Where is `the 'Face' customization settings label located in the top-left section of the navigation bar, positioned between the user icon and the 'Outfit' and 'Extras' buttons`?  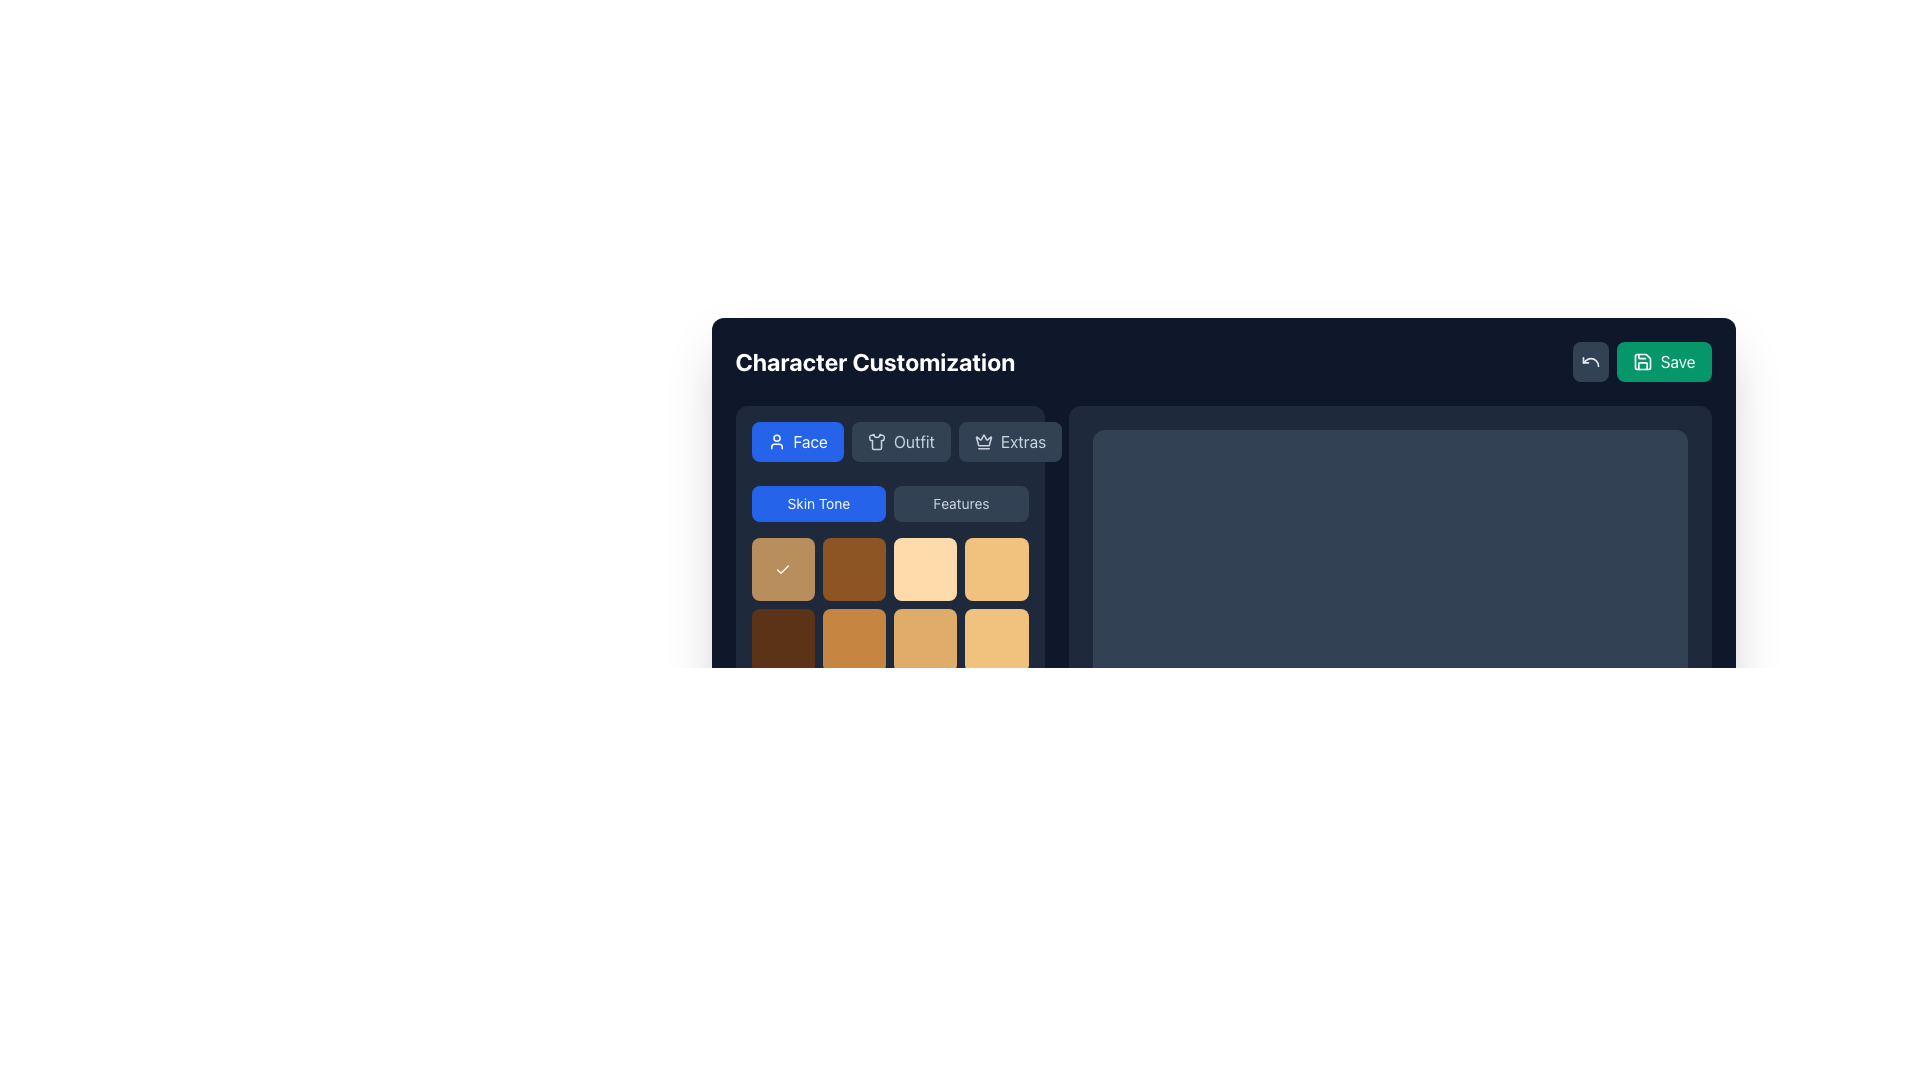 the 'Face' customization settings label located in the top-left section of the navigation bar, positioned between the user icon and the 'Outfit' and 'Extras' buttons is located at coordinates (810, 441).